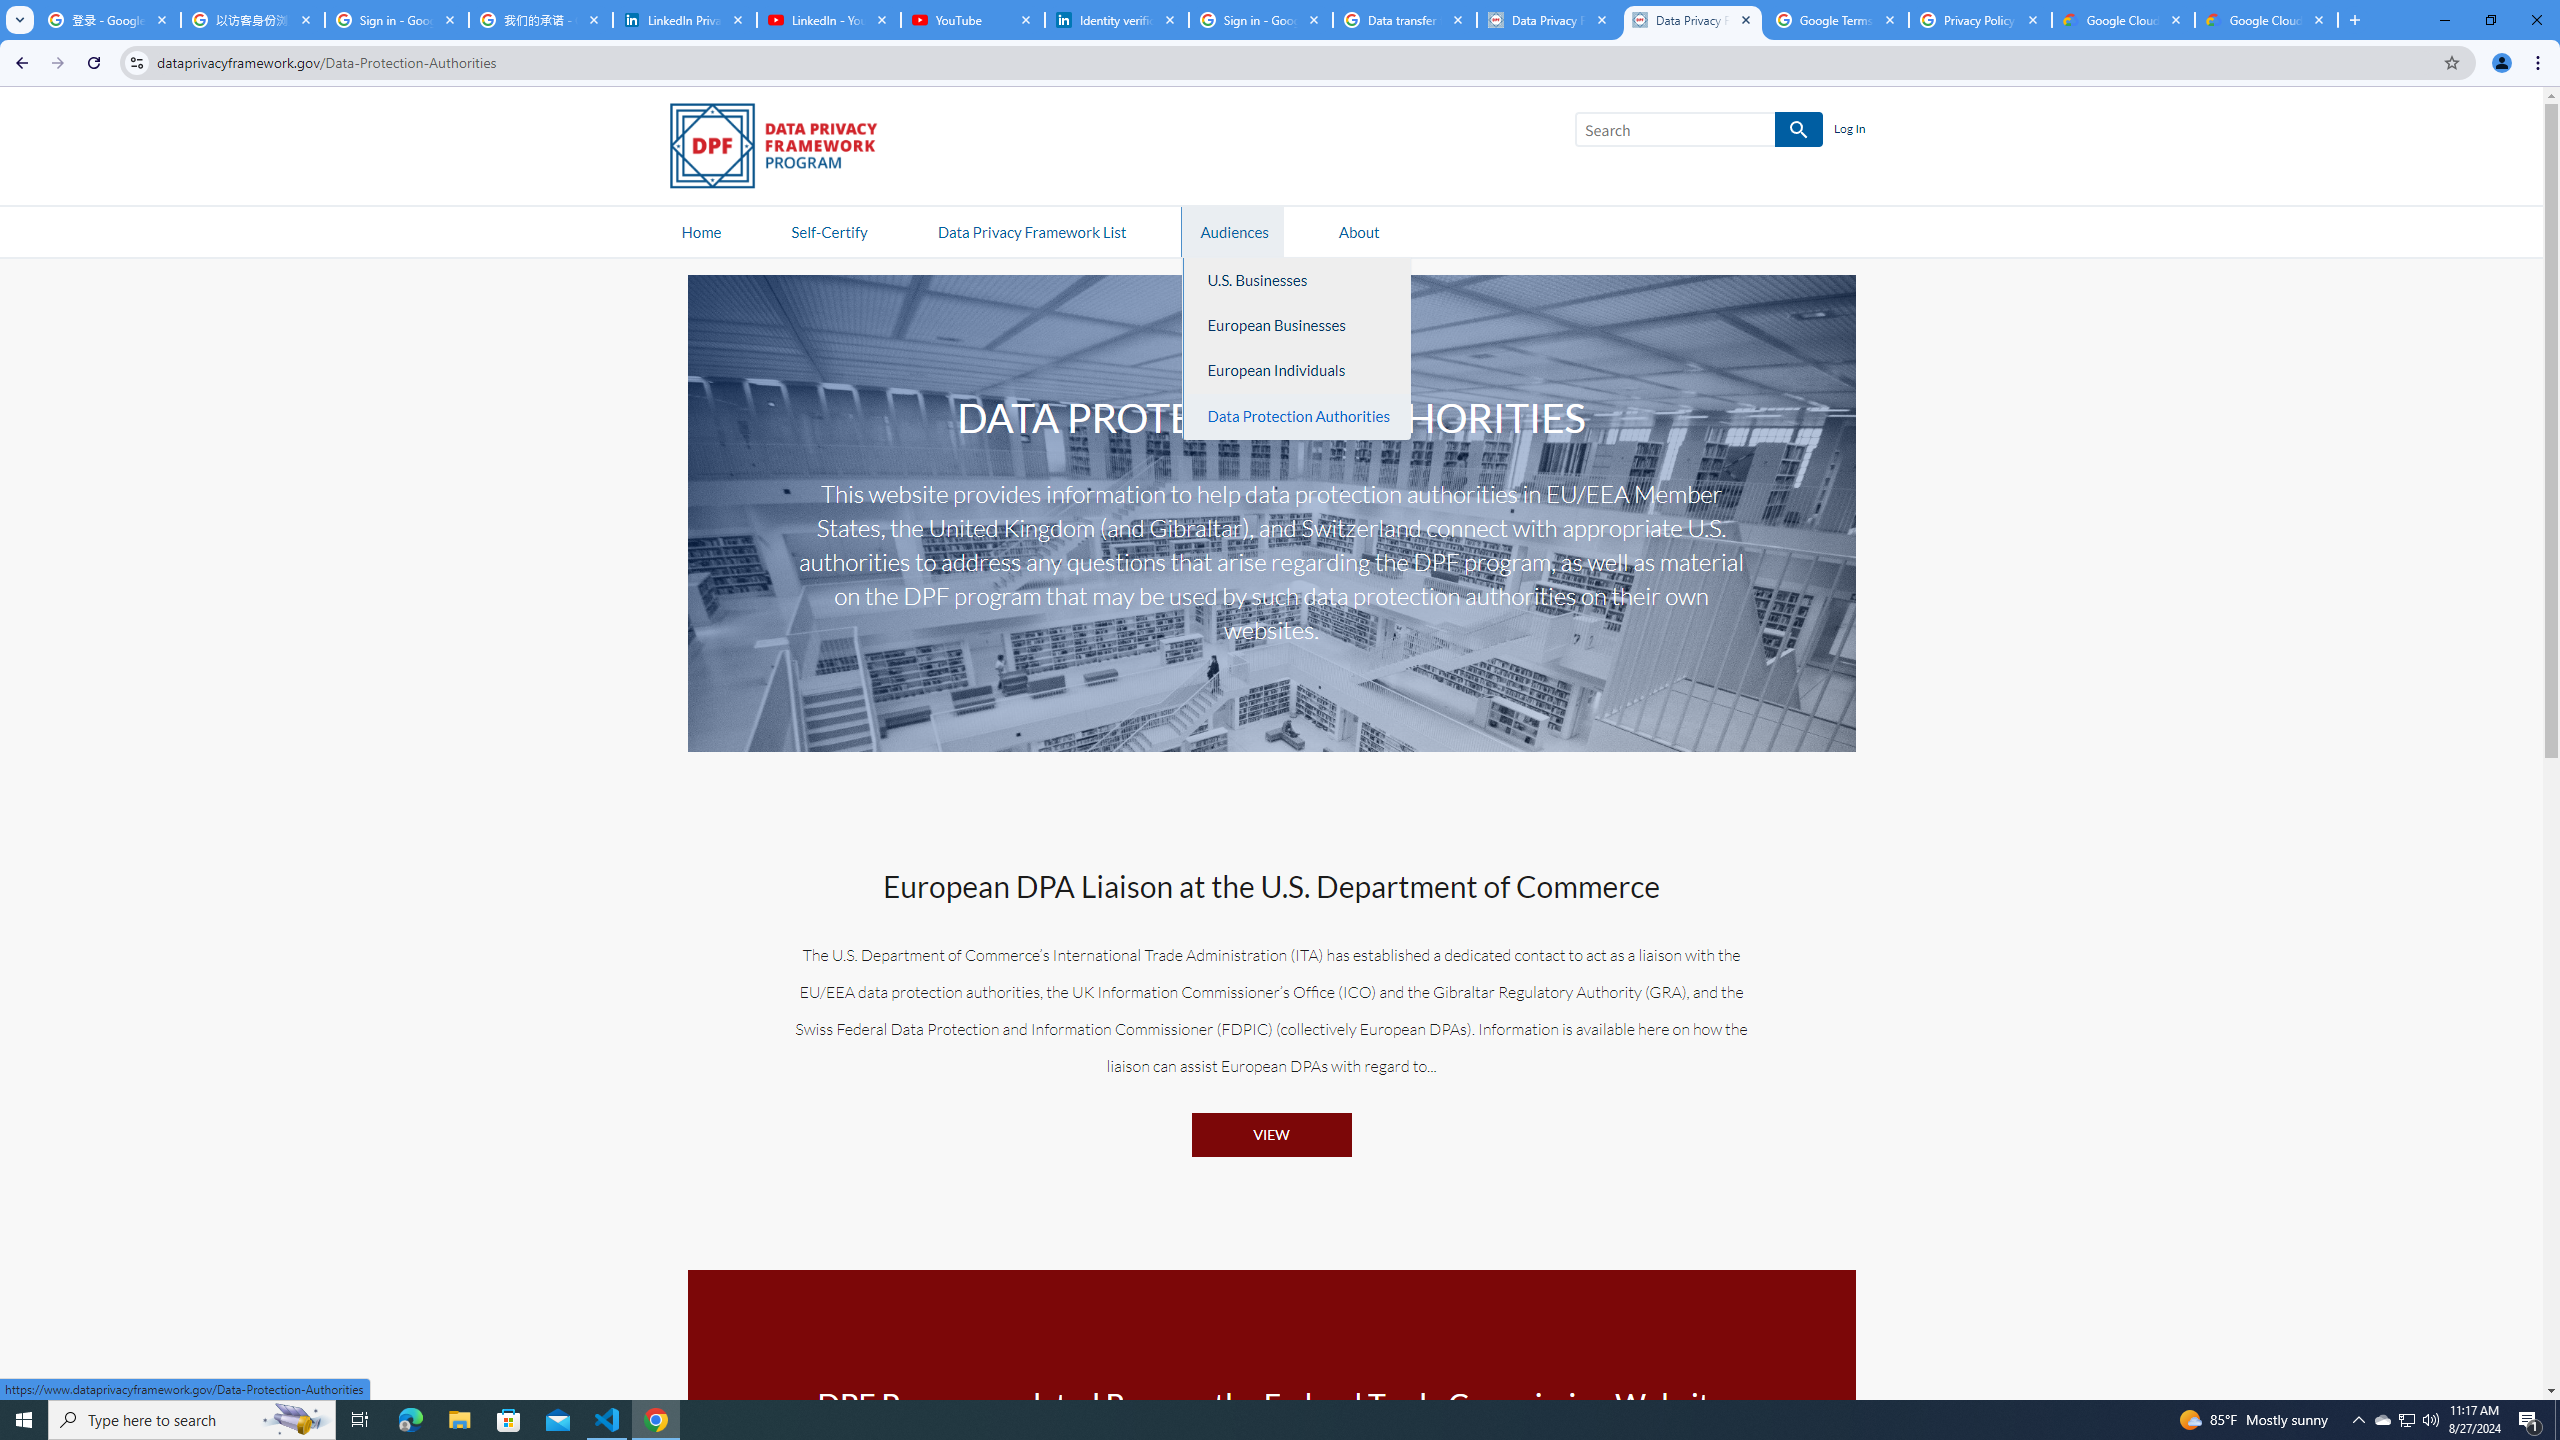 Image resolution: width=2560 pixels, height=1440 pixels. I want to click on 'Data Protection Authorities', so click(1299, 415).